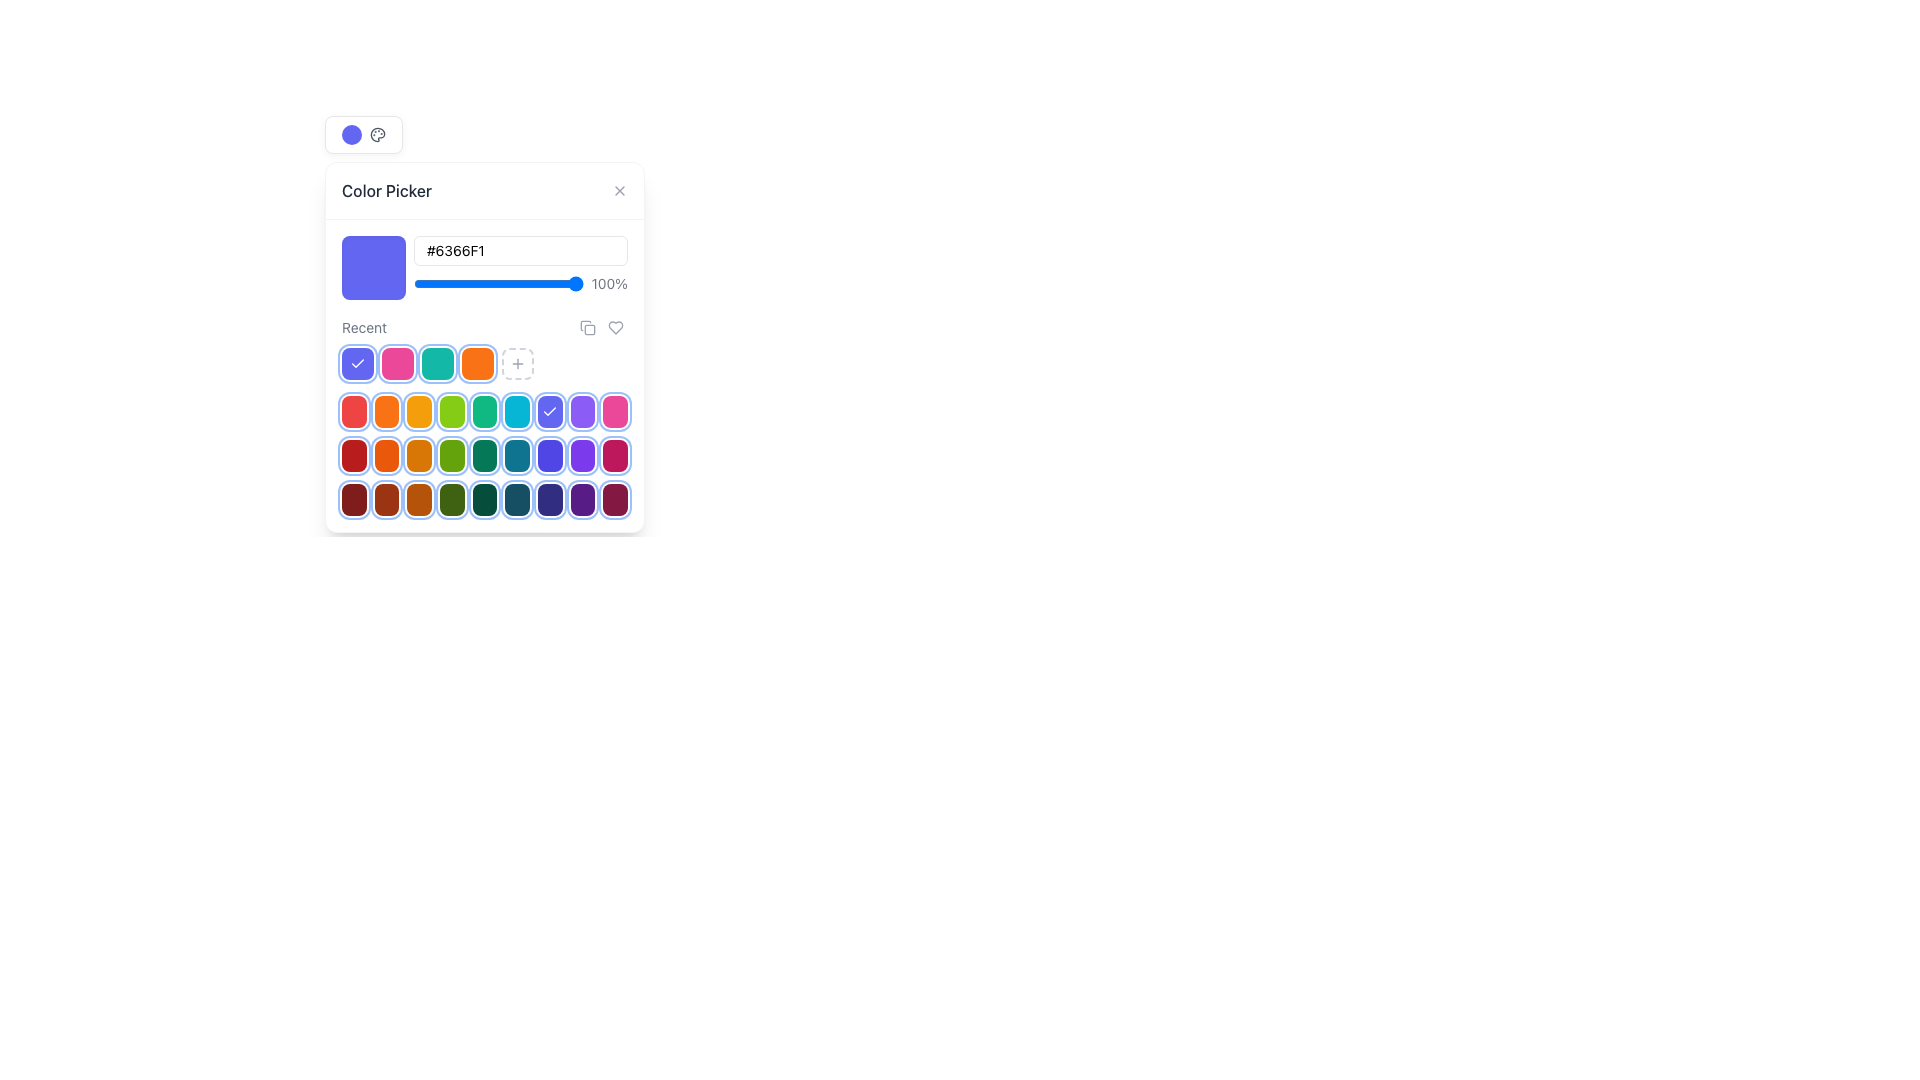 This screenshot has width=1920, height=1080. I want to click on the slider value, so click(448, 284).